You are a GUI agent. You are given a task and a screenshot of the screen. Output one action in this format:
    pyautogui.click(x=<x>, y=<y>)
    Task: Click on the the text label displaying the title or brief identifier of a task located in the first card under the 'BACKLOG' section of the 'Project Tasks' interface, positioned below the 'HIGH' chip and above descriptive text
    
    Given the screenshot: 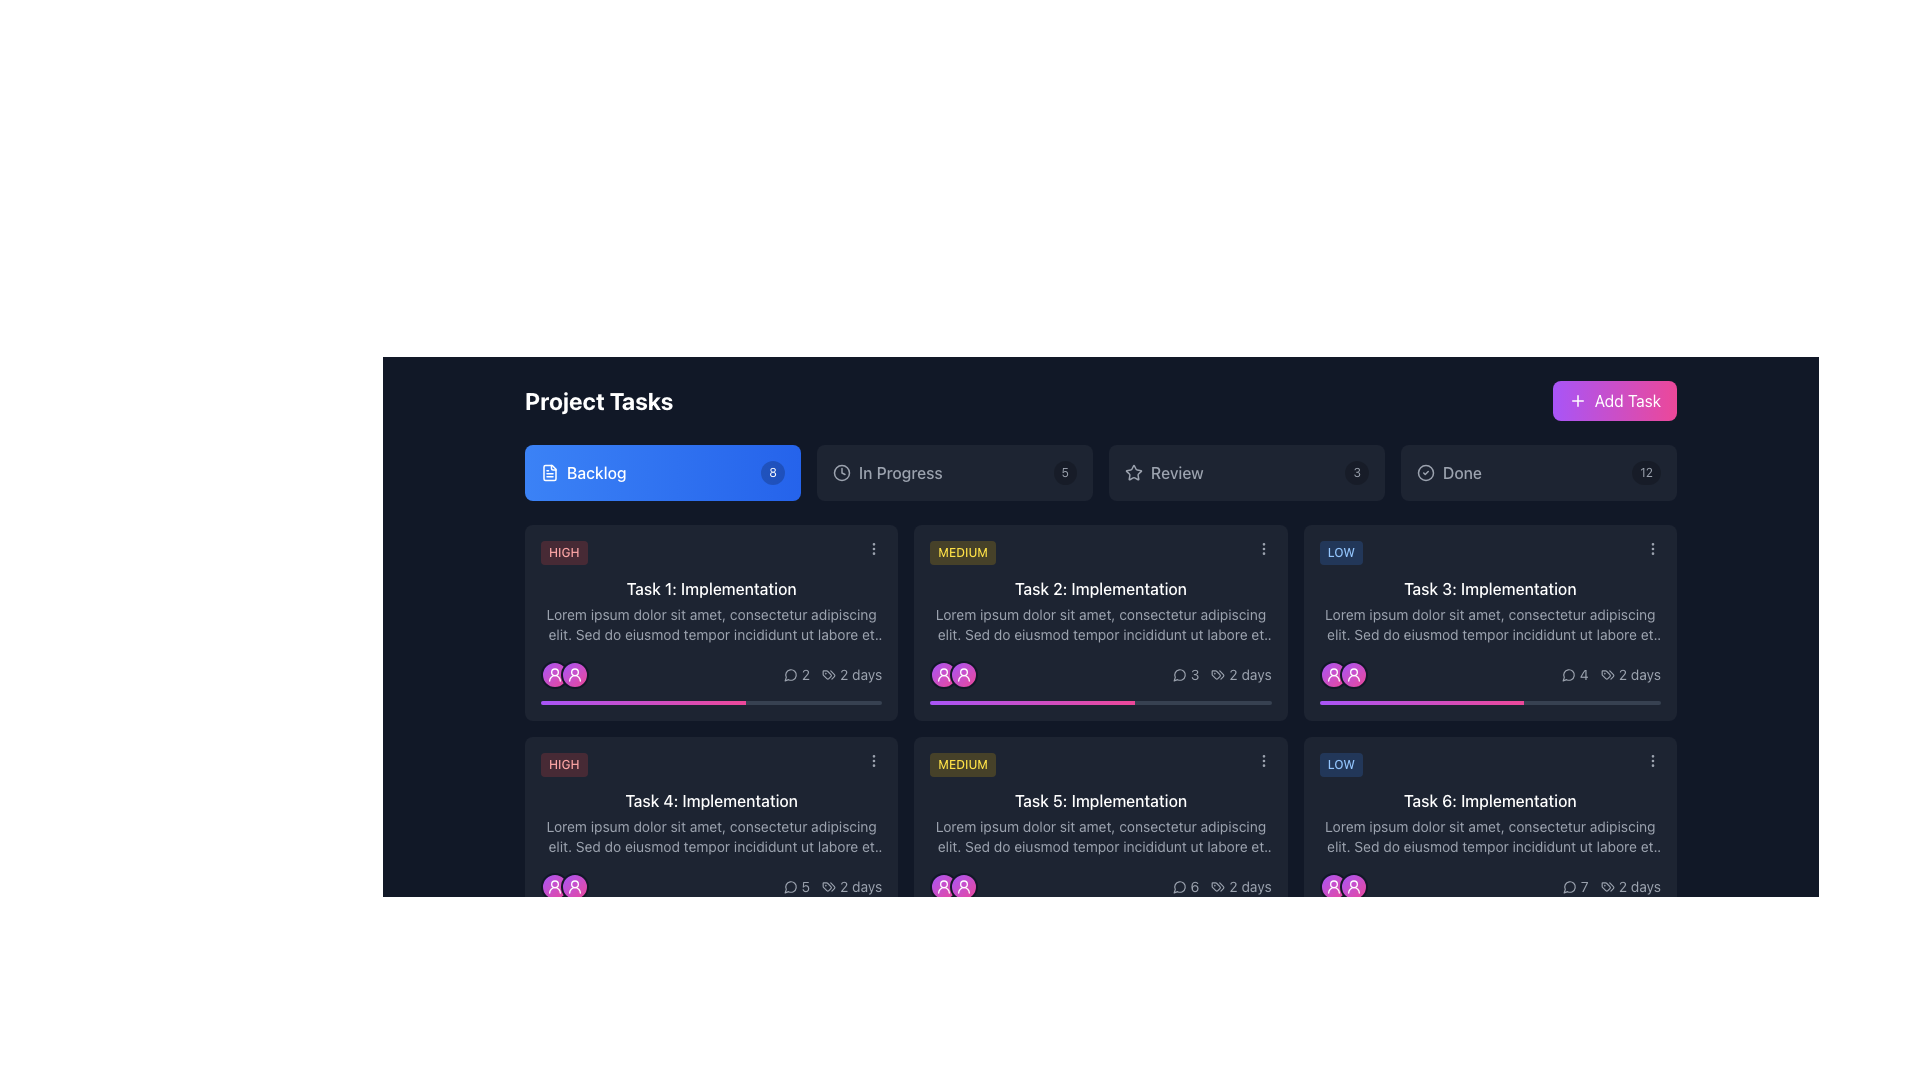 What is the action you would take?
    pyautogui.click(x=711, y=588)
    